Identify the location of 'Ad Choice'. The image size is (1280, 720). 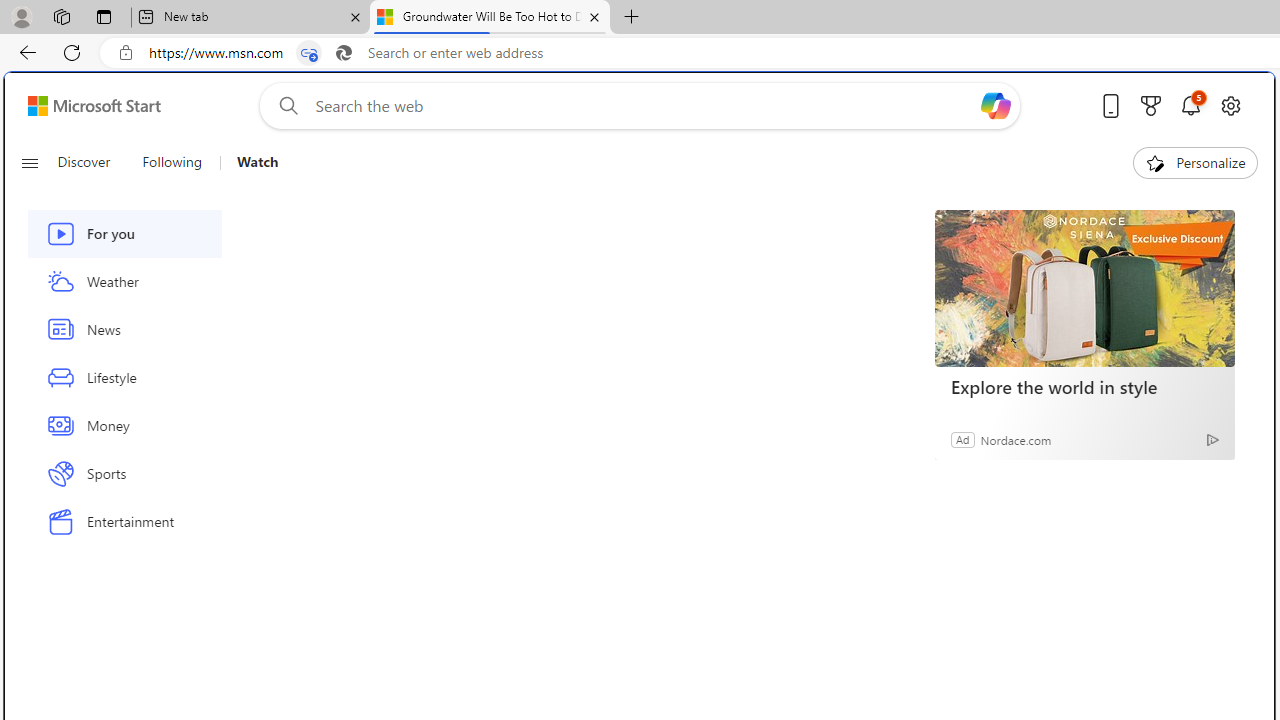
(1211, 438).